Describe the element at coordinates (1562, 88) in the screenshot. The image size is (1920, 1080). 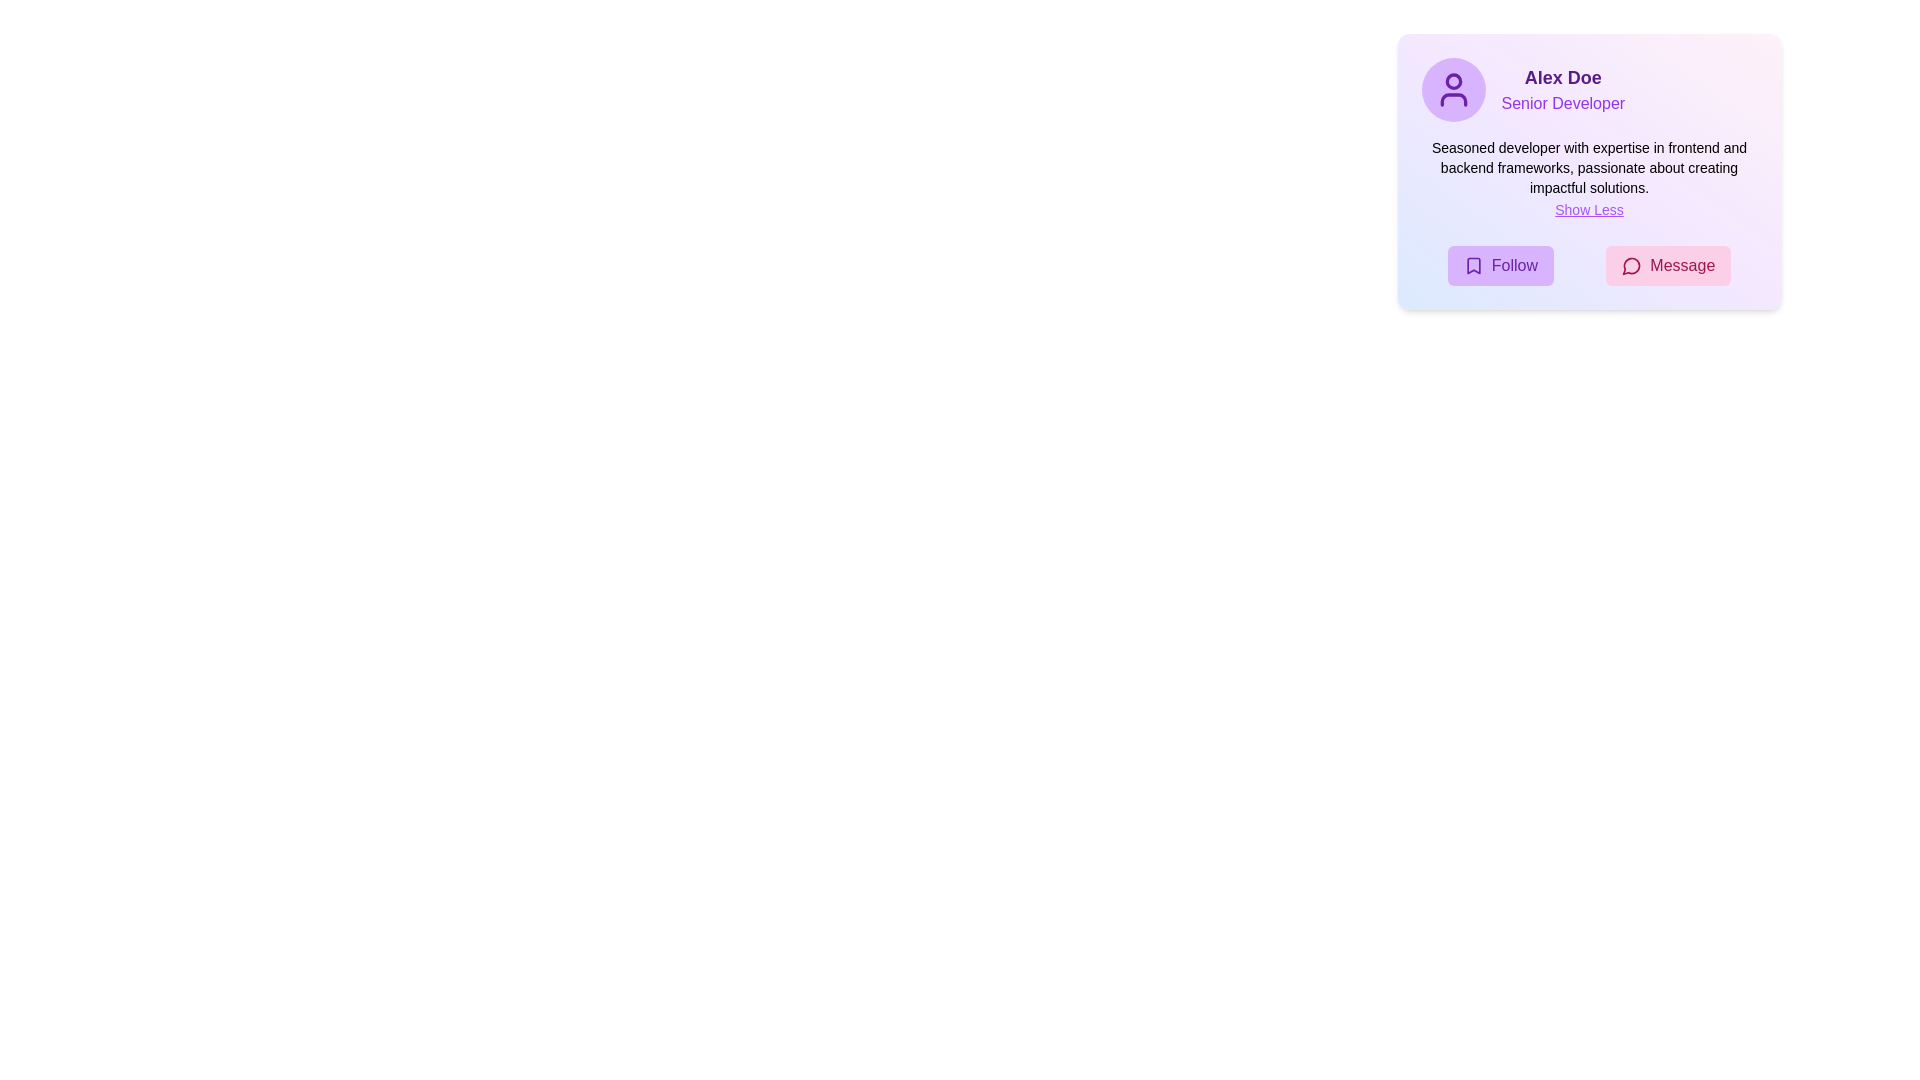
I see `the text block displaying the name 'Alex Doe' and the title 'Senior Developer', which is centrally located in the card interface, immediately to the right of the circular avatar icon` at that location.